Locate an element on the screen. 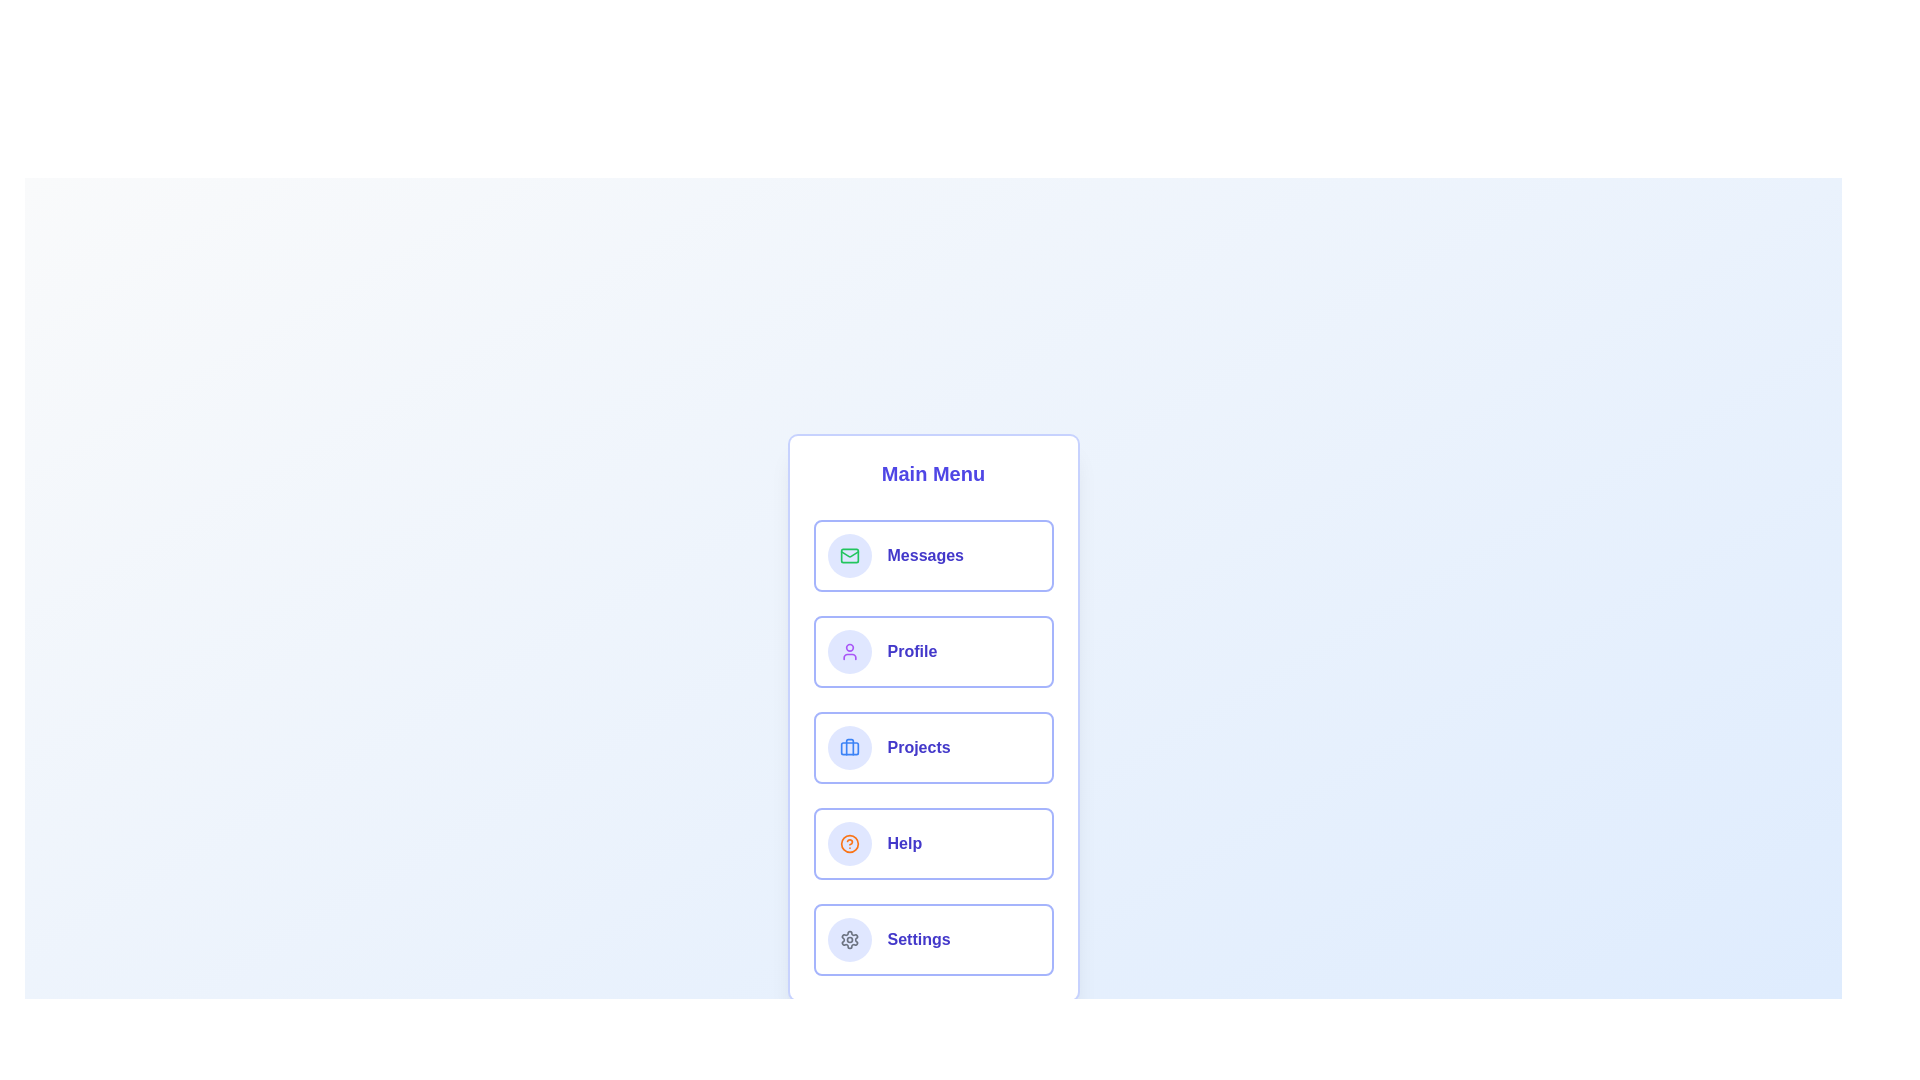 Image resolution: width=1920 pixels, height=1080 pixels. the menu item labeled 'Projects' to observe the hover effect is located at coordinates (932, 748).